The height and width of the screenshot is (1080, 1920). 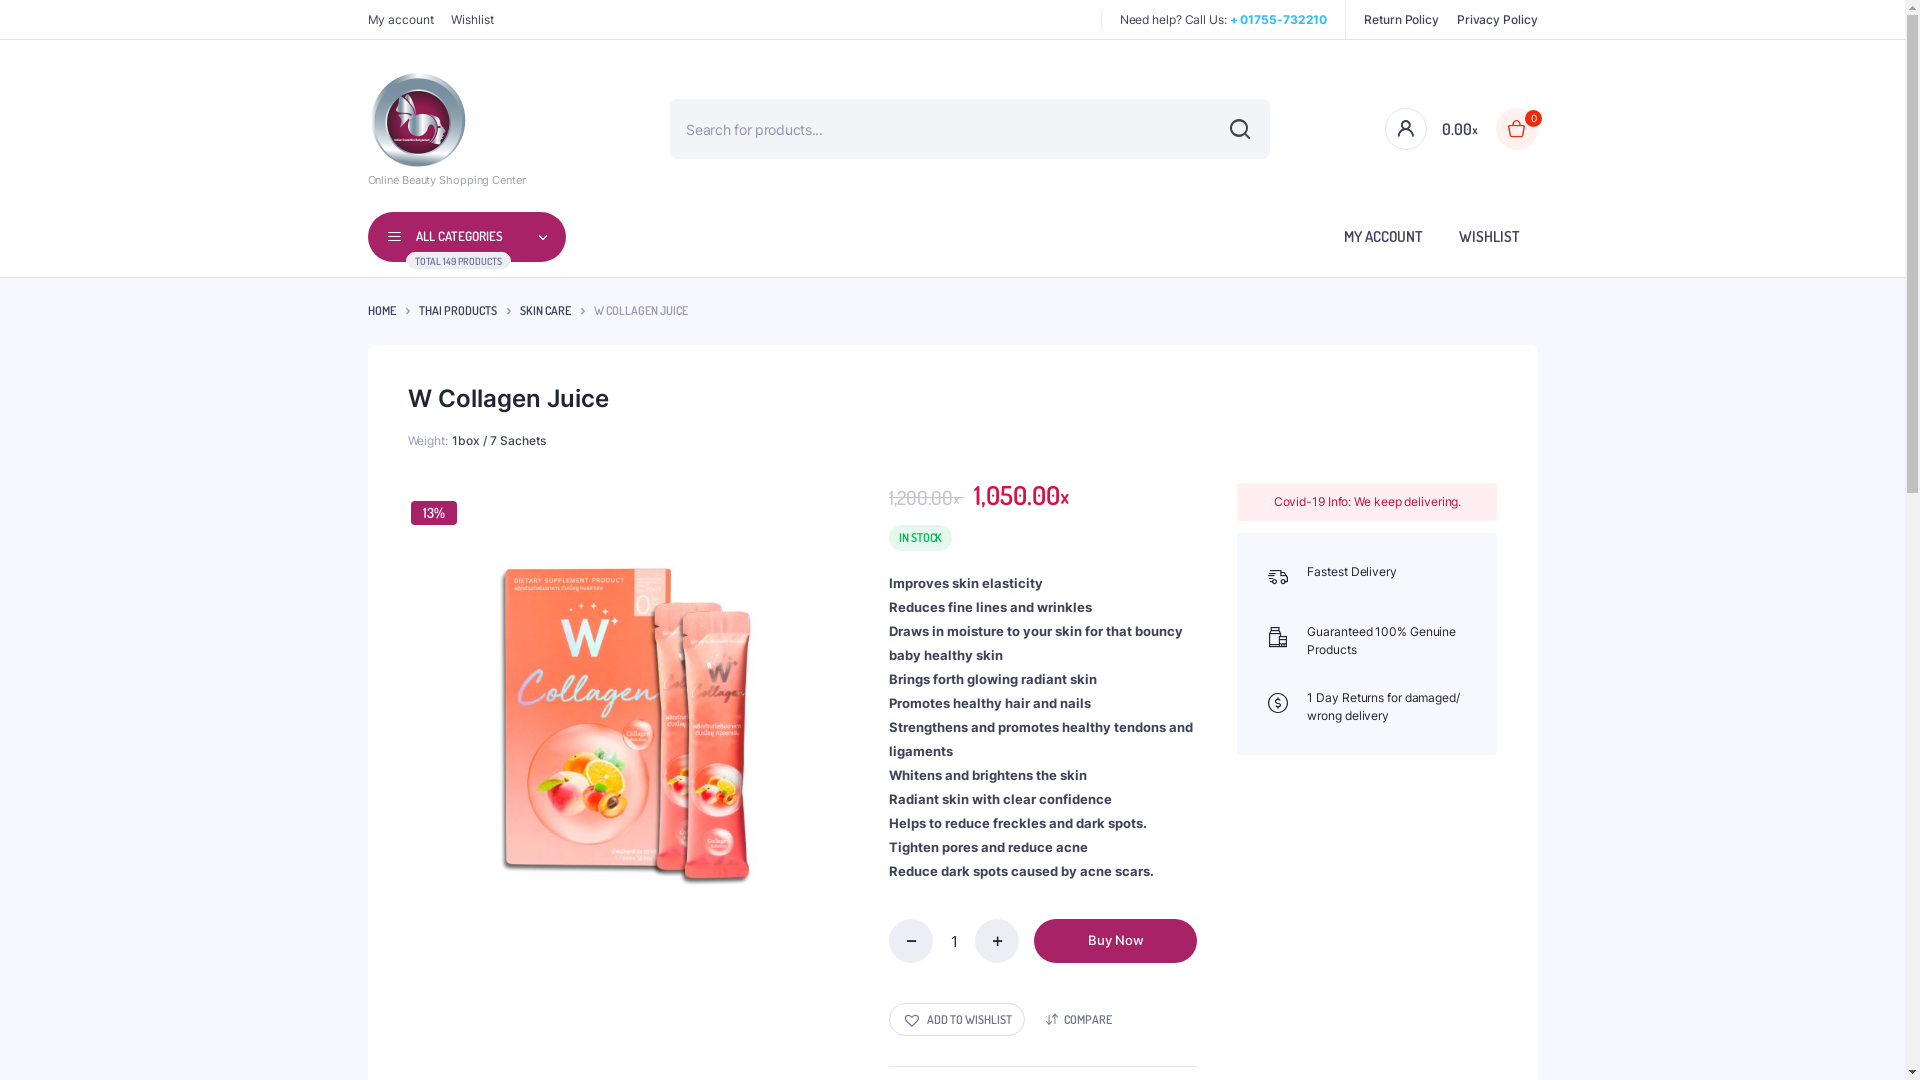 I want to click on 'Privacy Policy', so click(x=1497, y=19).